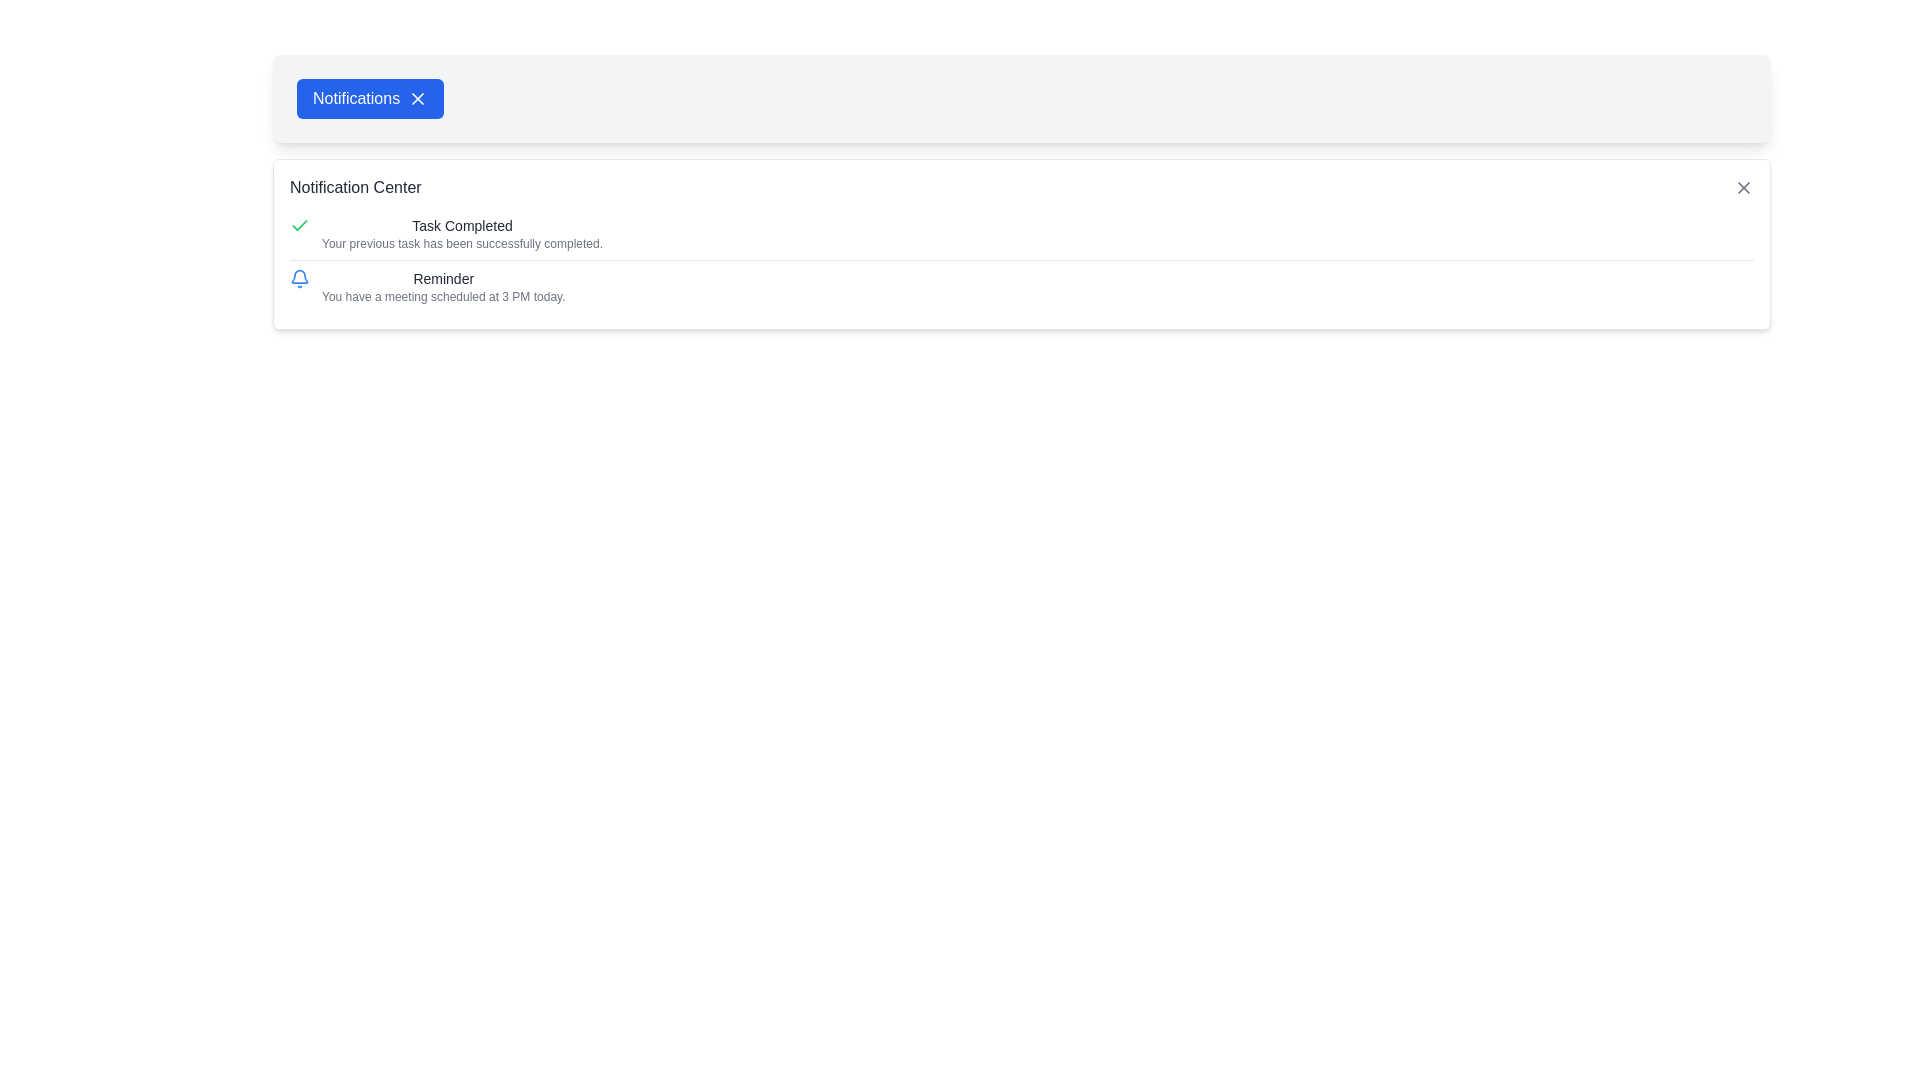 The height and width of the screenshot is (1080, 1920). What do you see at coordinates (417, 99) in the screenshot?
I see `the 'X' icon button on the blue 'Notifications' button` at bounding box center [417, 99].